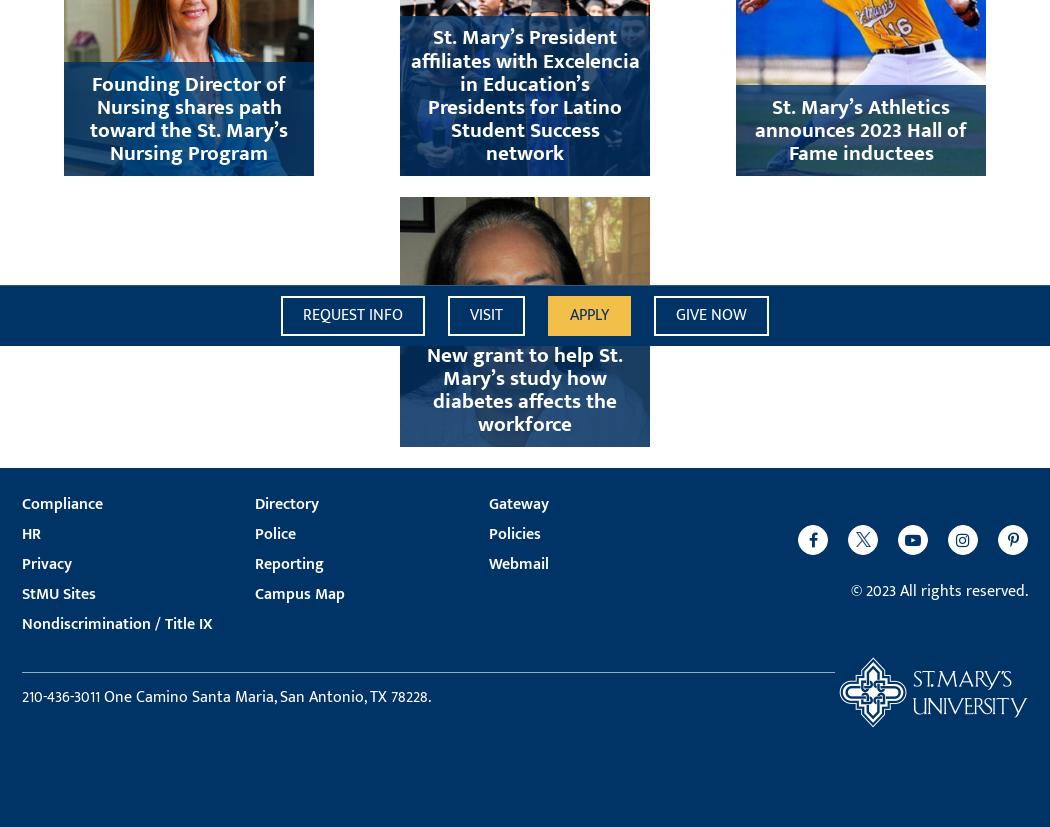  What do you see at coordinates (255, 593) in the screenshot?
I see `'Campus Map'` at bounding box center [255, 593].